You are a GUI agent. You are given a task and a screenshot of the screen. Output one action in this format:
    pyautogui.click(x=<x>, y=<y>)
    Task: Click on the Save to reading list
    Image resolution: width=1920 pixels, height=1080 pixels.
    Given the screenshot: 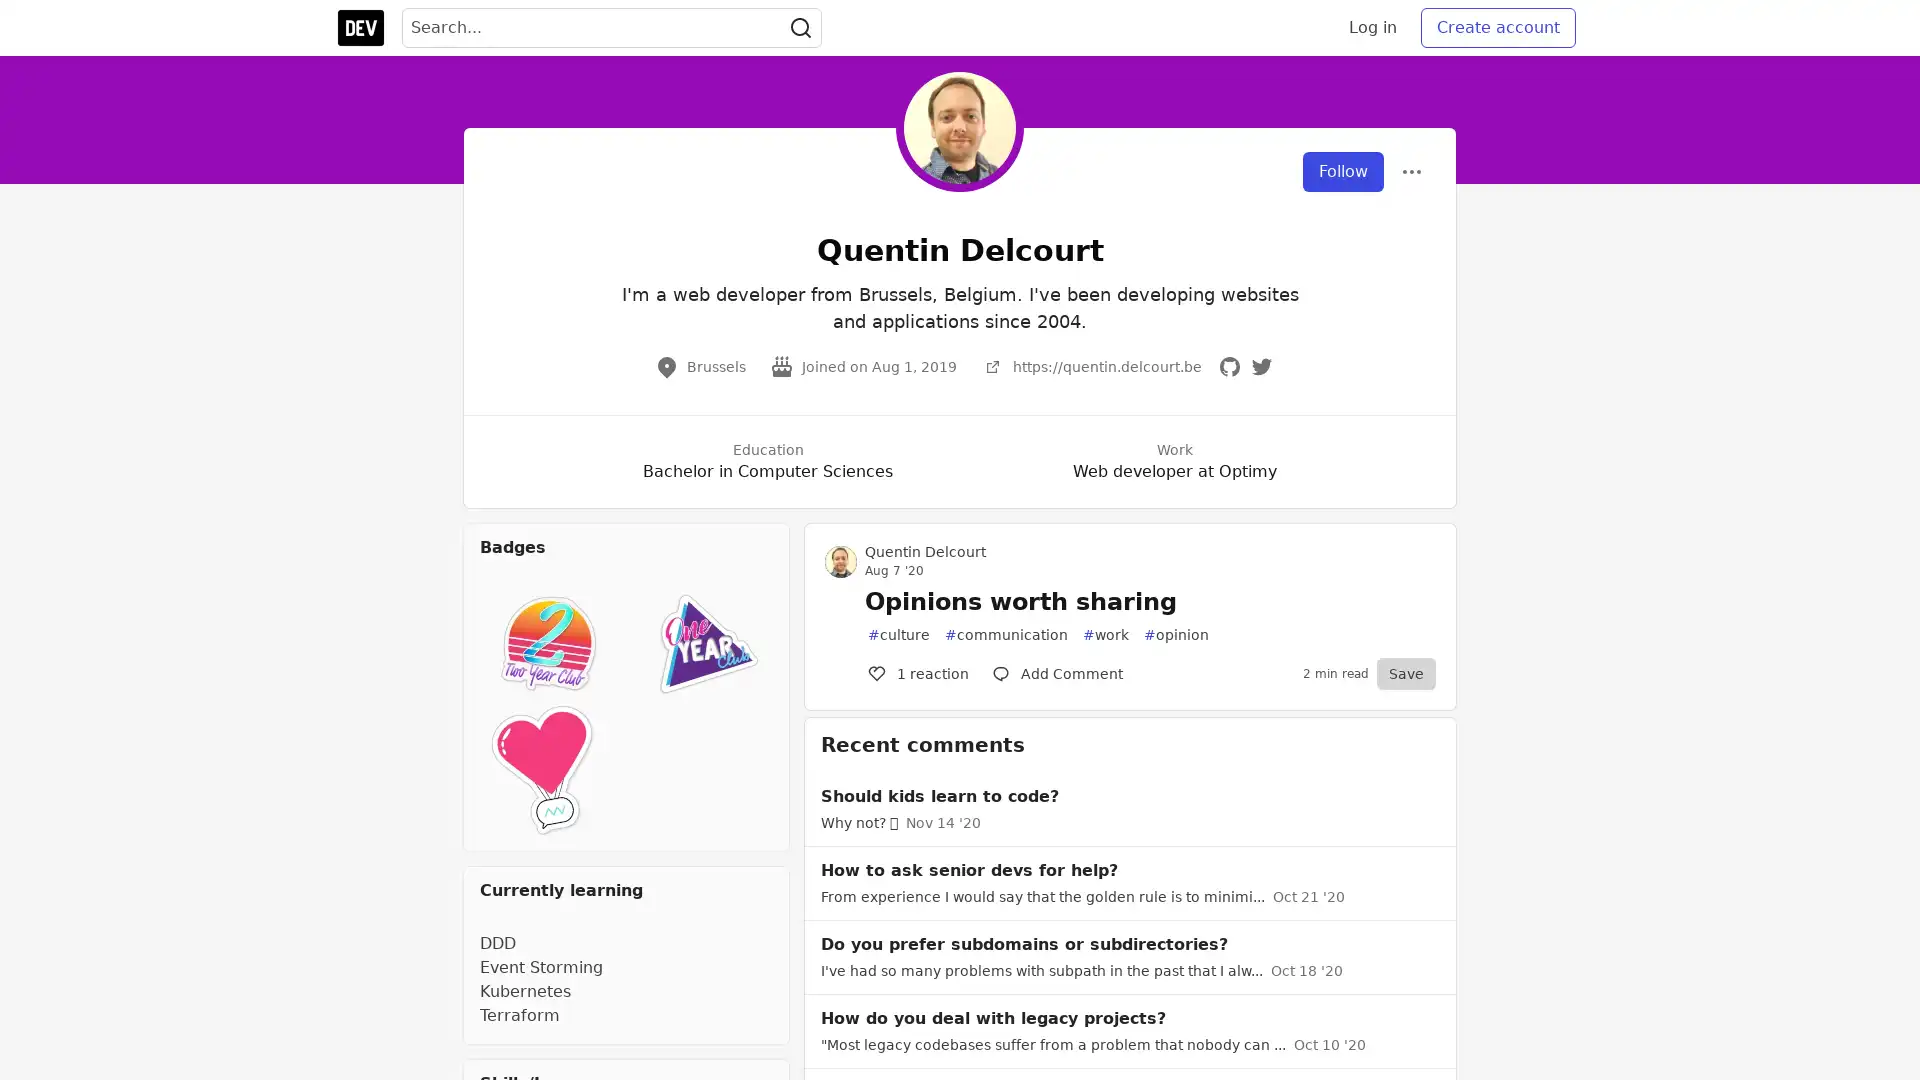 What is the action you would take?
    pyautogui.click(x=1405, y=674)
    